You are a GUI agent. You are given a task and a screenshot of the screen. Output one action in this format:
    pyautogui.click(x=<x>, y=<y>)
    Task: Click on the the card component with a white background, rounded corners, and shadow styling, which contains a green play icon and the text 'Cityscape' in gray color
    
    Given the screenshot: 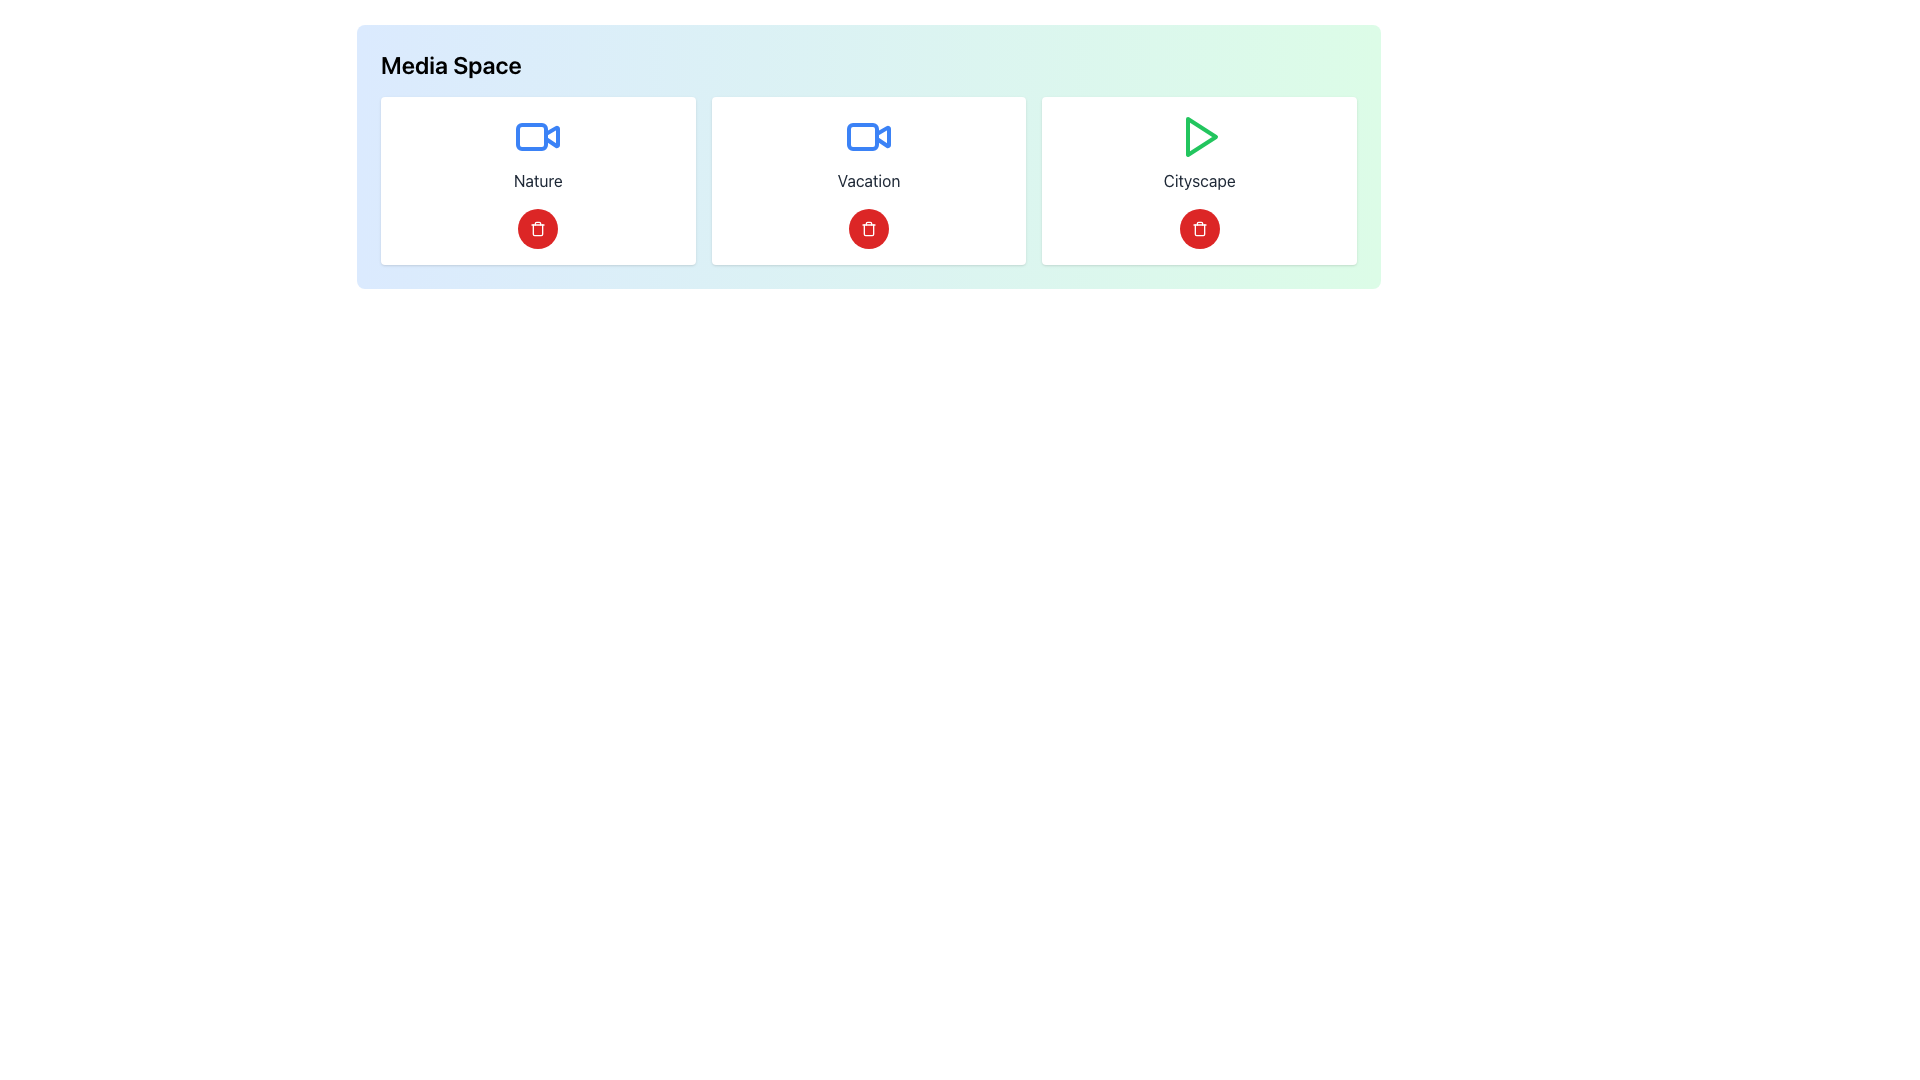 What is the action you would take?
    pyautogui.click(x=1199, y=181)
    